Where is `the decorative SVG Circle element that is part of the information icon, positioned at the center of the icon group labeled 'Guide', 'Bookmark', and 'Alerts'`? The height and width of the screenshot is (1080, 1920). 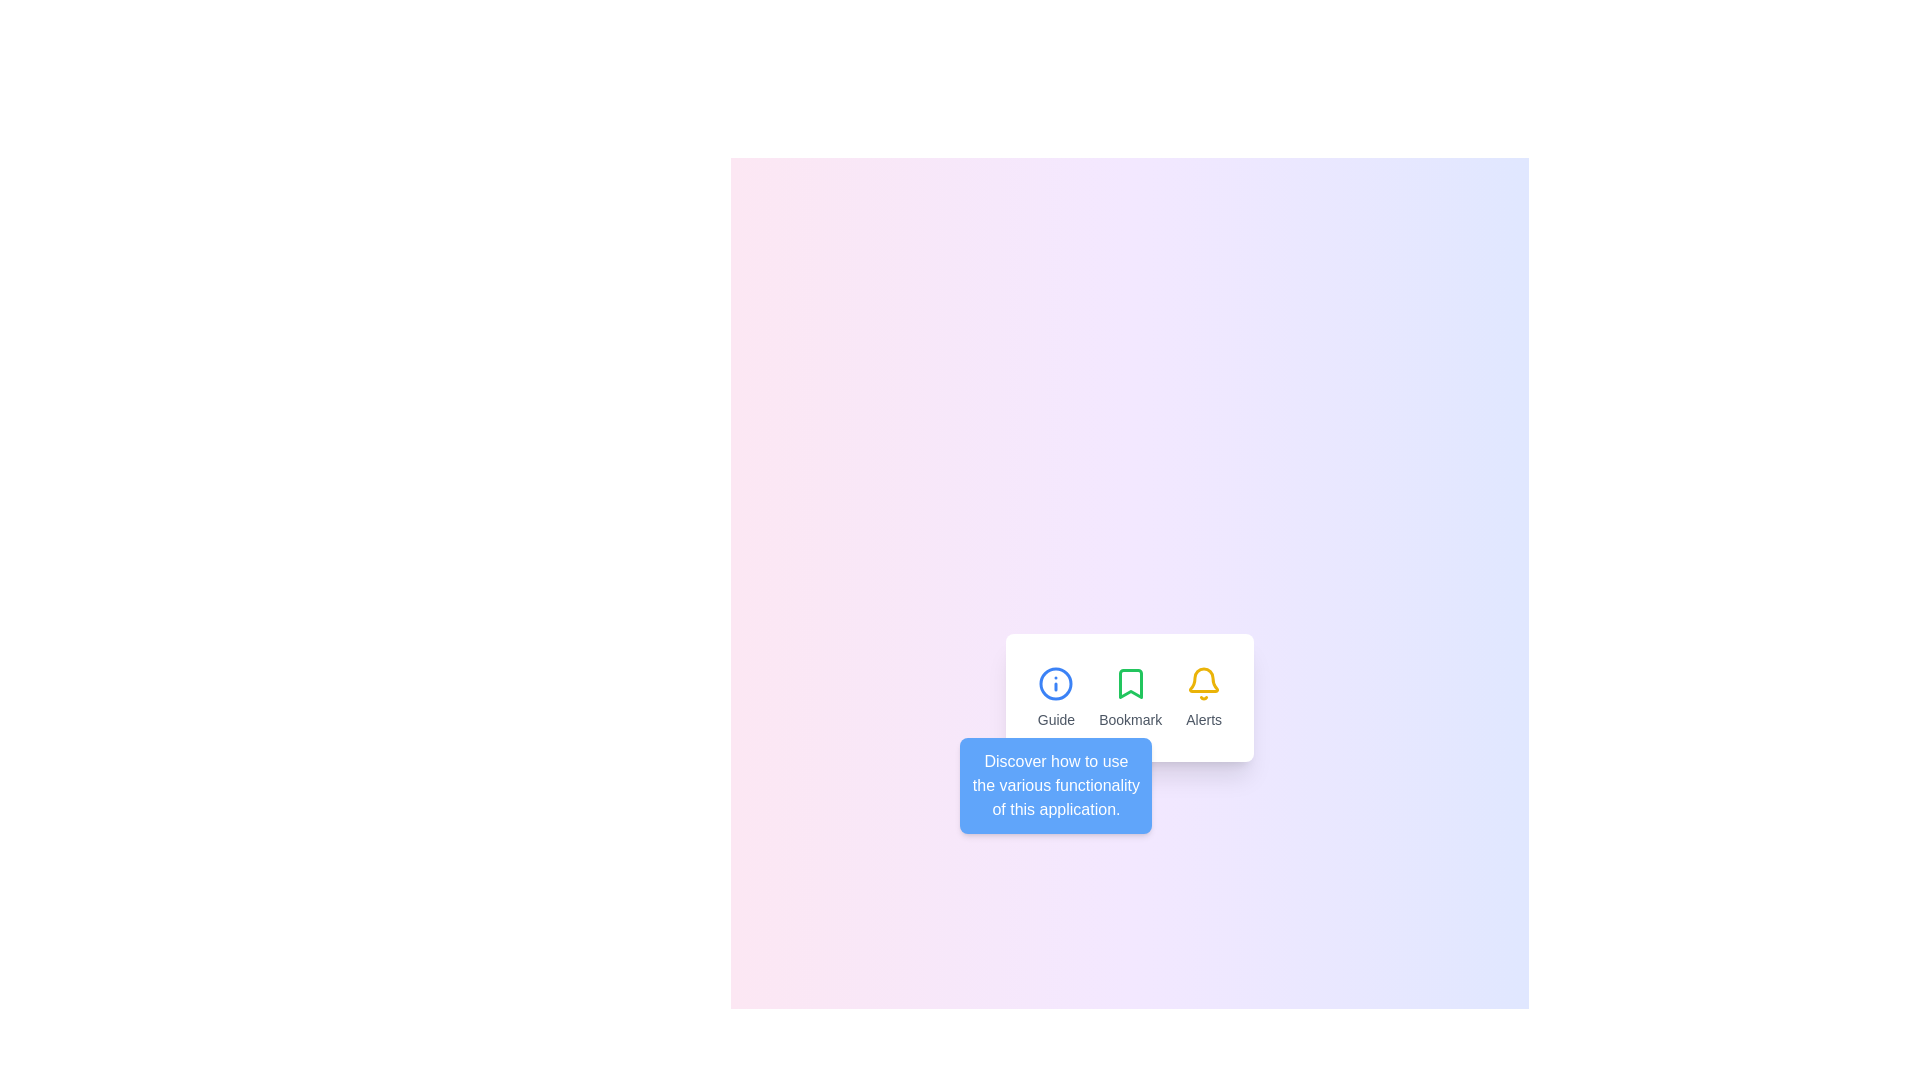
the decorative SVG Circle element that is part of the information icon, positioned at the center of the icon group labeled 'Guide', 'Bookmark', and 'Alerts' is located at coordinates (1055, 682).